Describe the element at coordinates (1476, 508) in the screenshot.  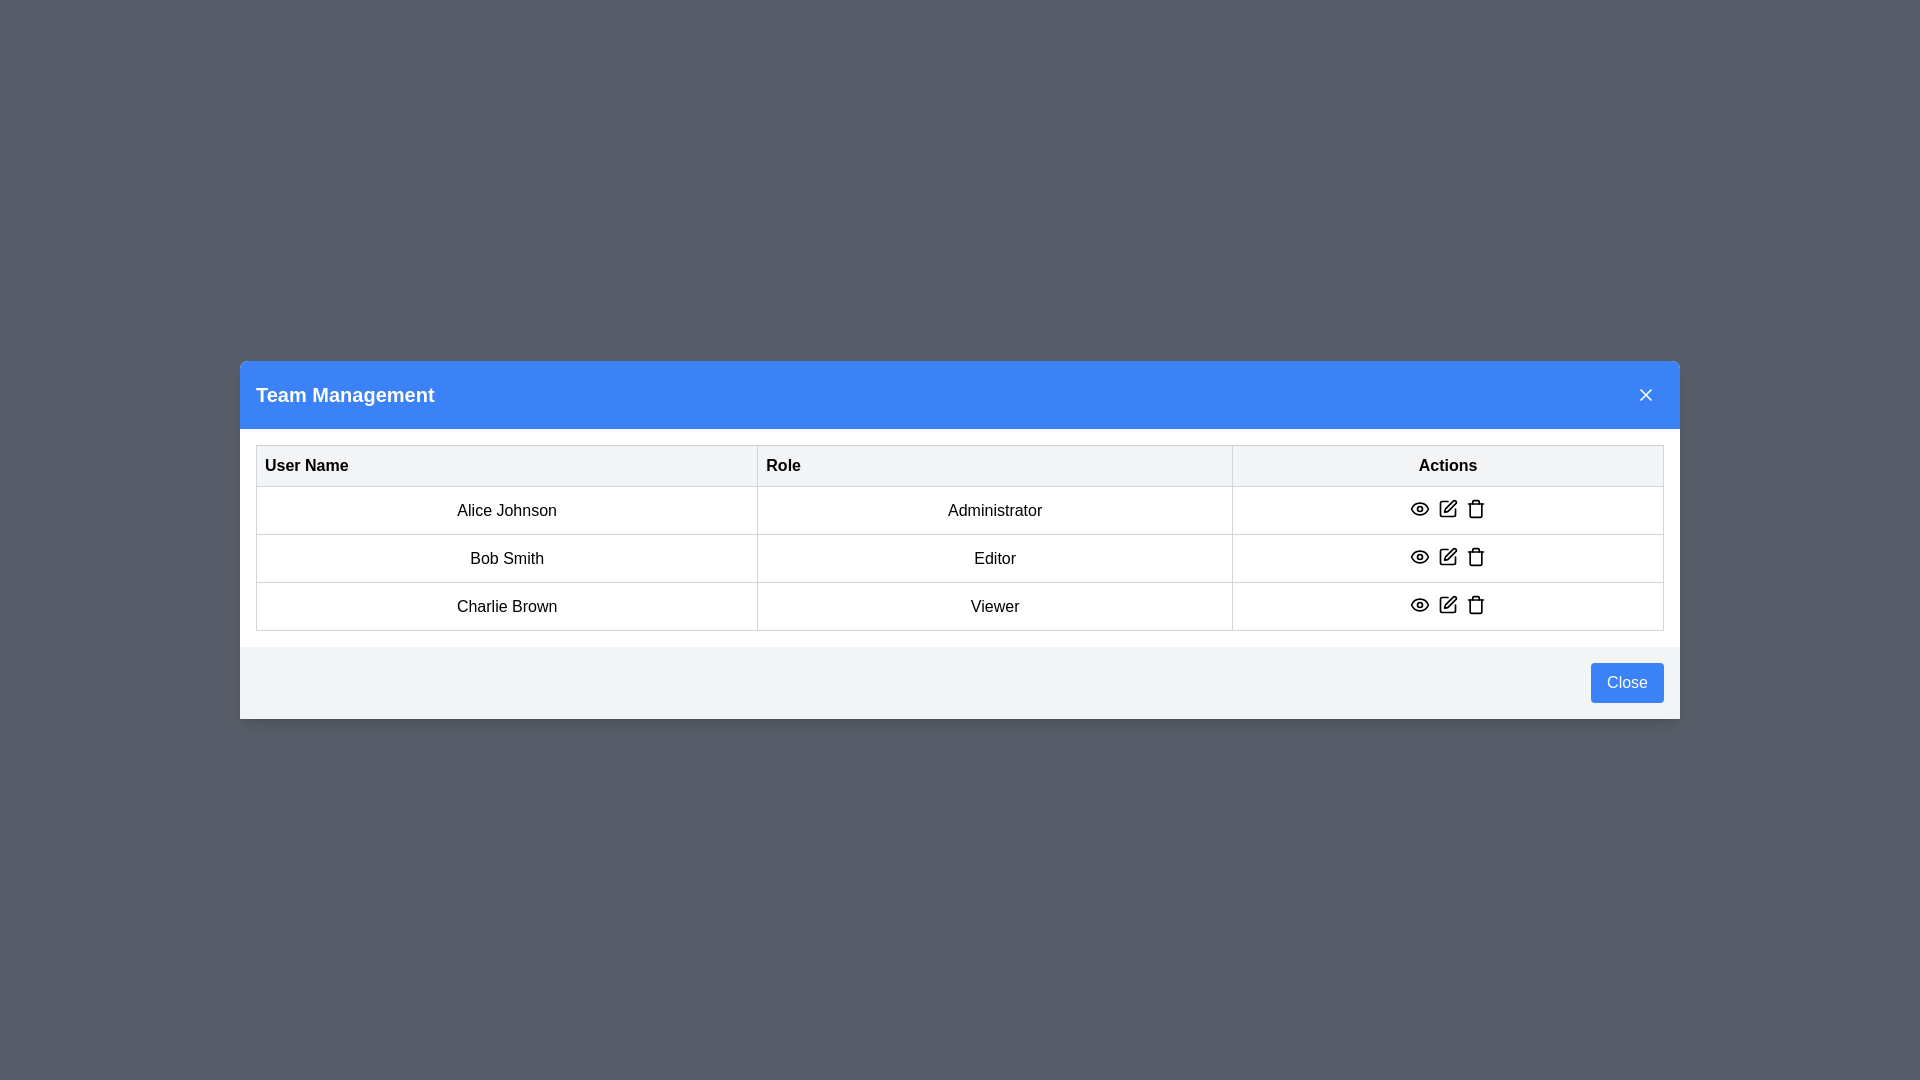
I see `the trash bin icon button in the 'Actions' column under the 'Team Management' section for user 'Alice Johnson'` at that location.